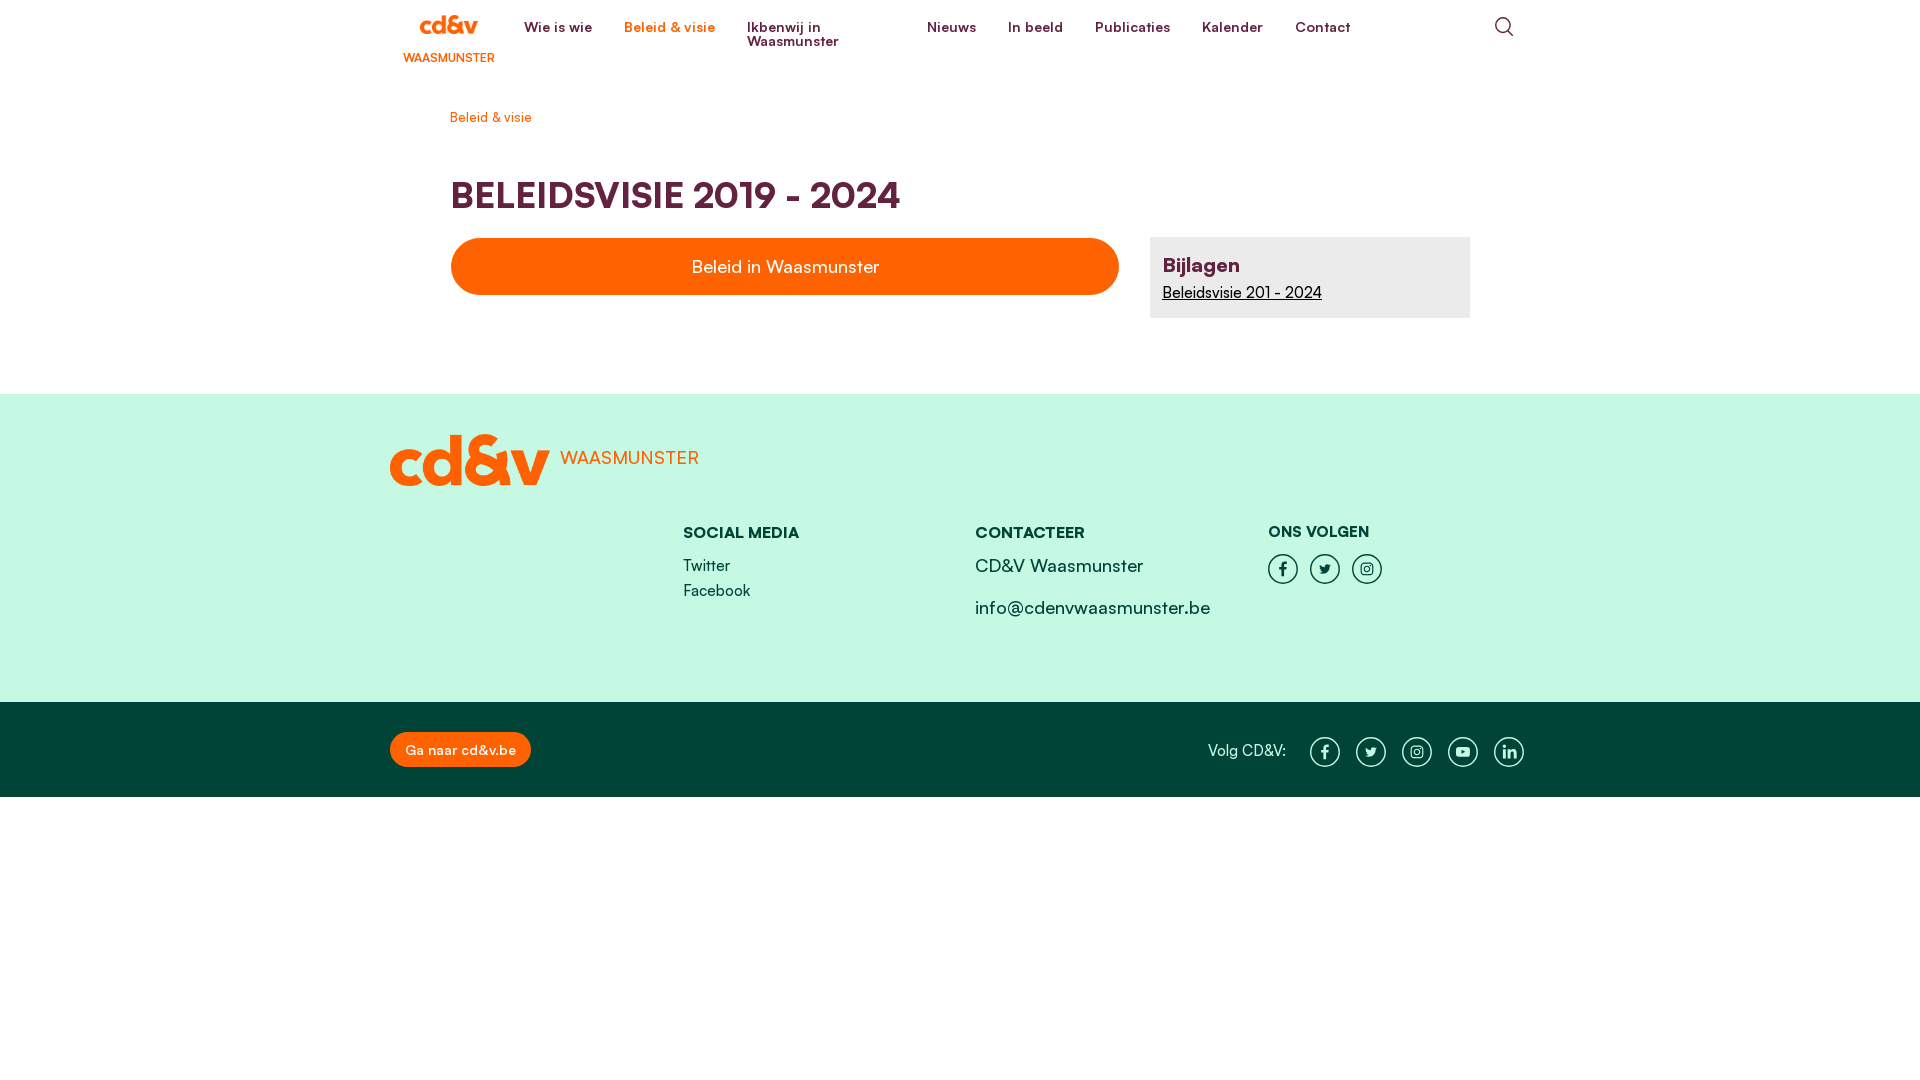 Image resolution: width=1920 pixels, height=1080 pixels. I want to click on 'Beleidsvisie 201 - 2024', so click(1310, 292).